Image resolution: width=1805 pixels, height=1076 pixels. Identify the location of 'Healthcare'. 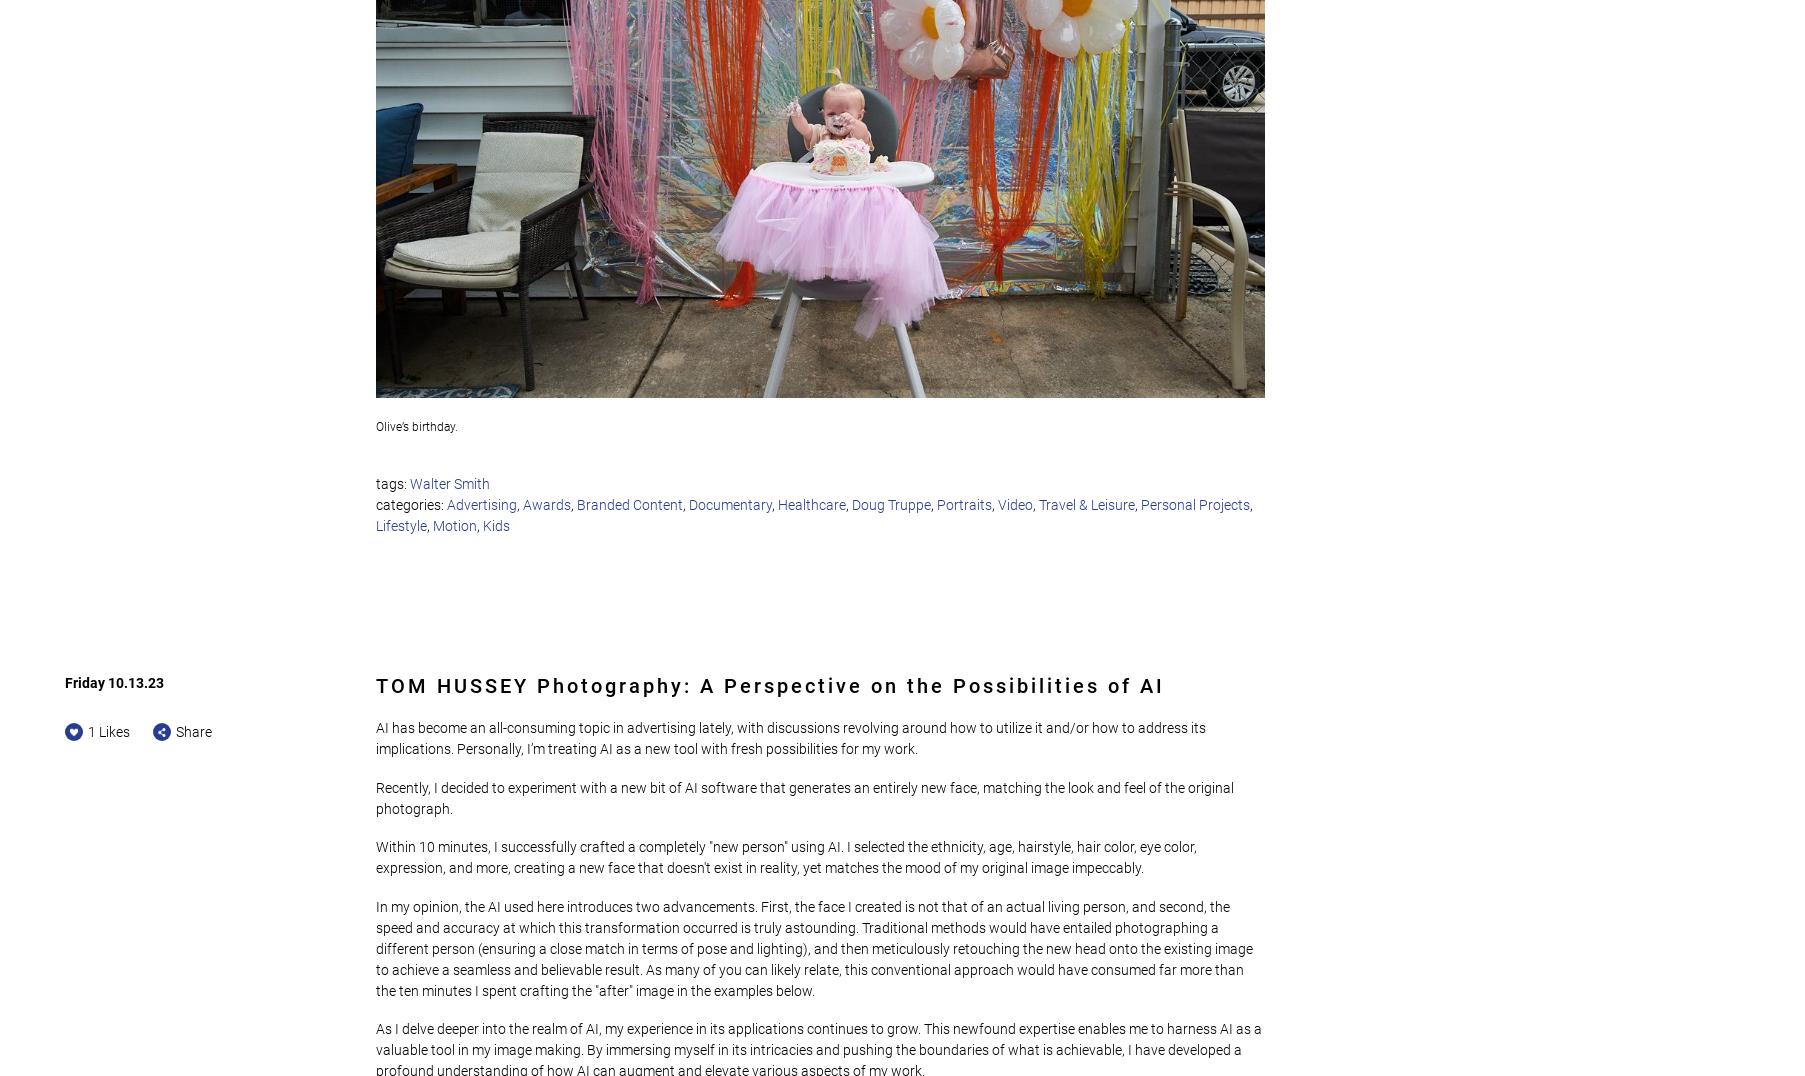
(812, 504).